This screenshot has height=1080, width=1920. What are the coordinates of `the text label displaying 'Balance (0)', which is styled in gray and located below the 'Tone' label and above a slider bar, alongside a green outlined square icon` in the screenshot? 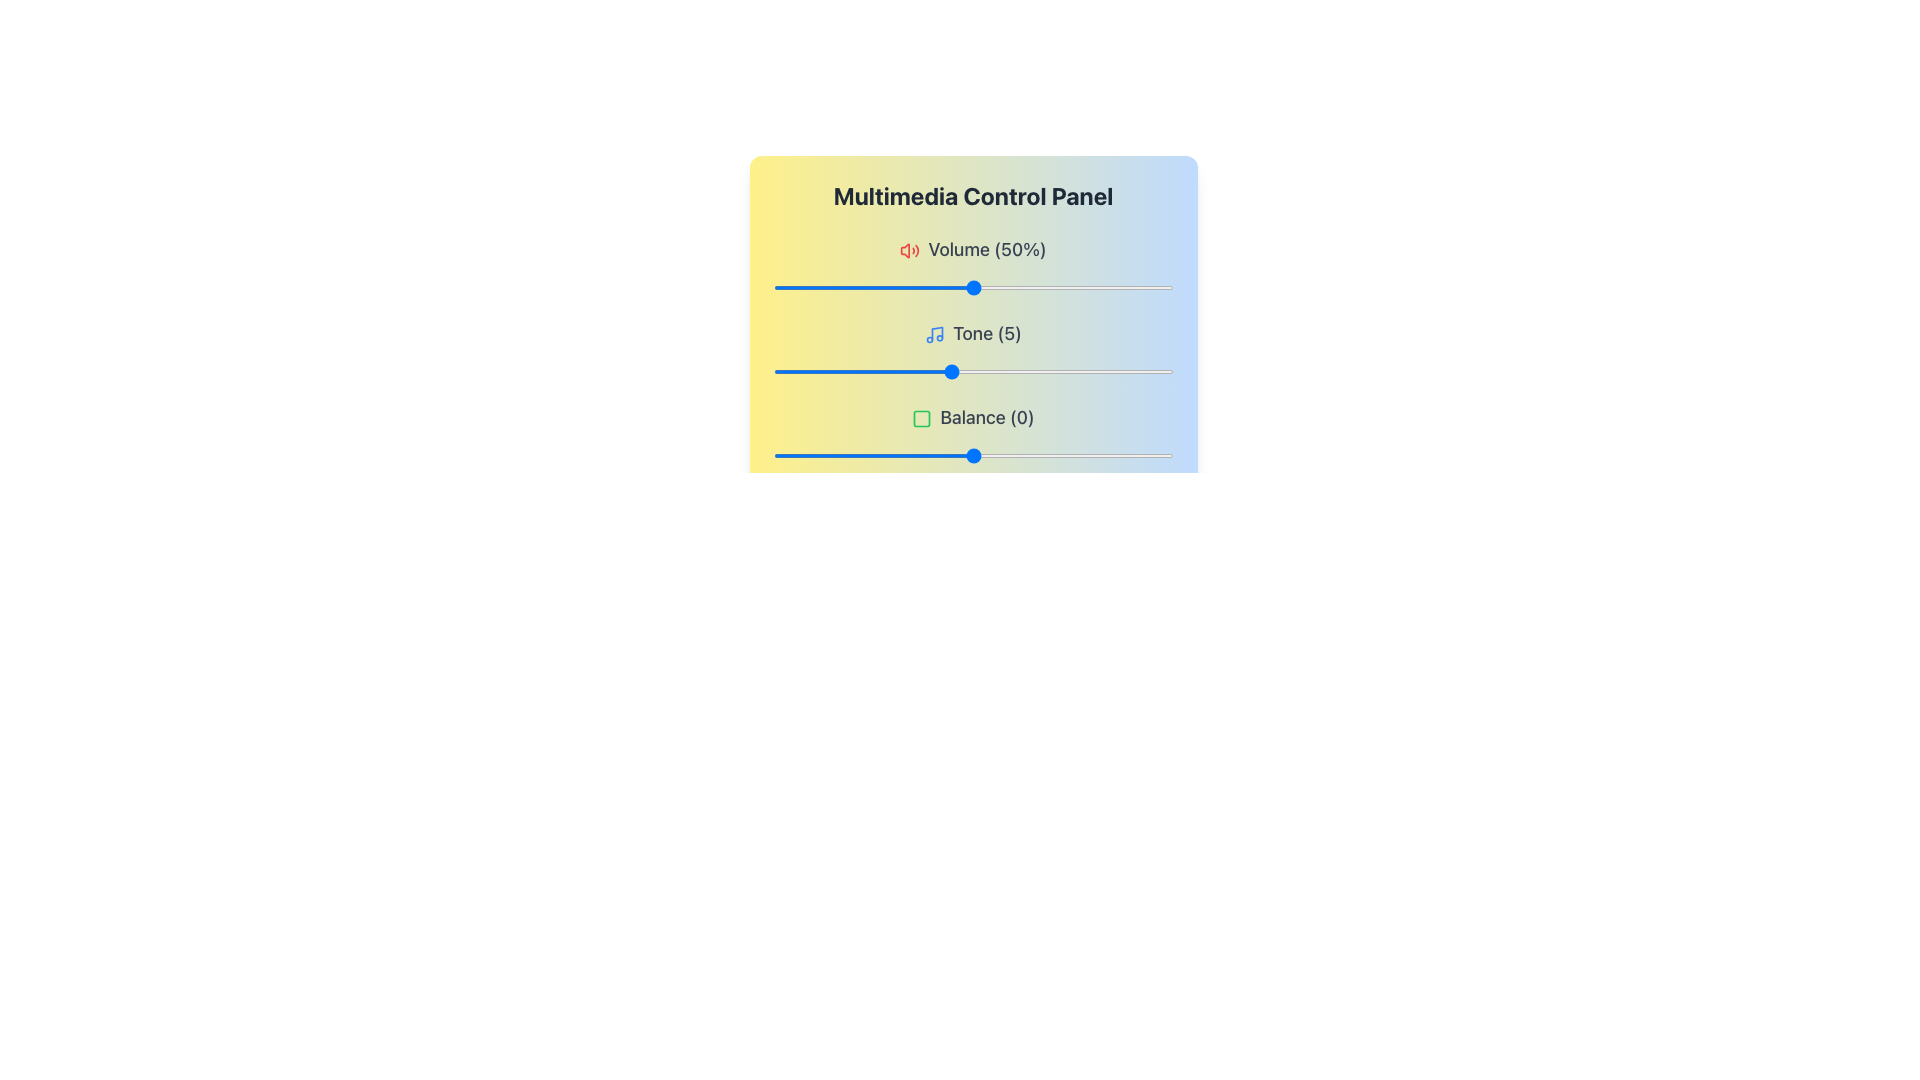 It's located at (973, 416).